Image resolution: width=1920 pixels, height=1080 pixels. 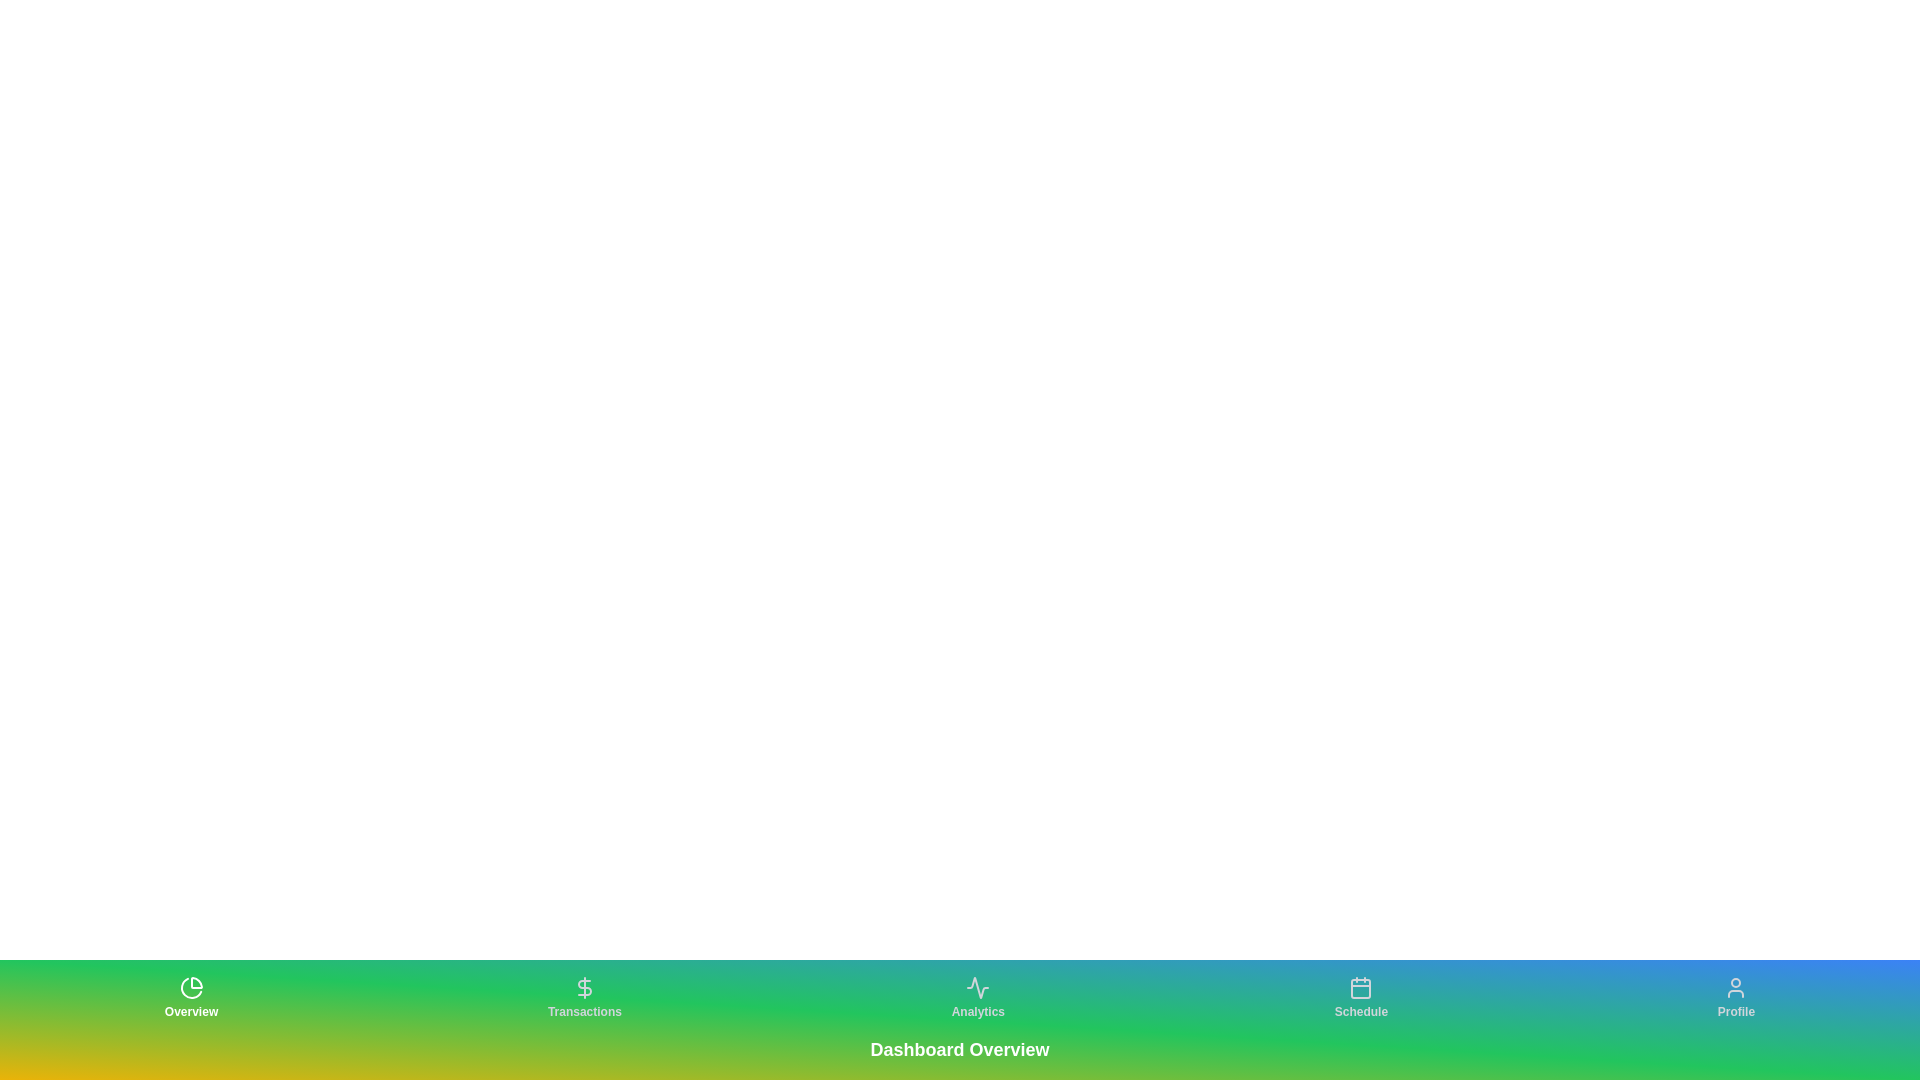 I want to click on the tab labeled Overview to observe its hover effect, so click(x=191, y=998).